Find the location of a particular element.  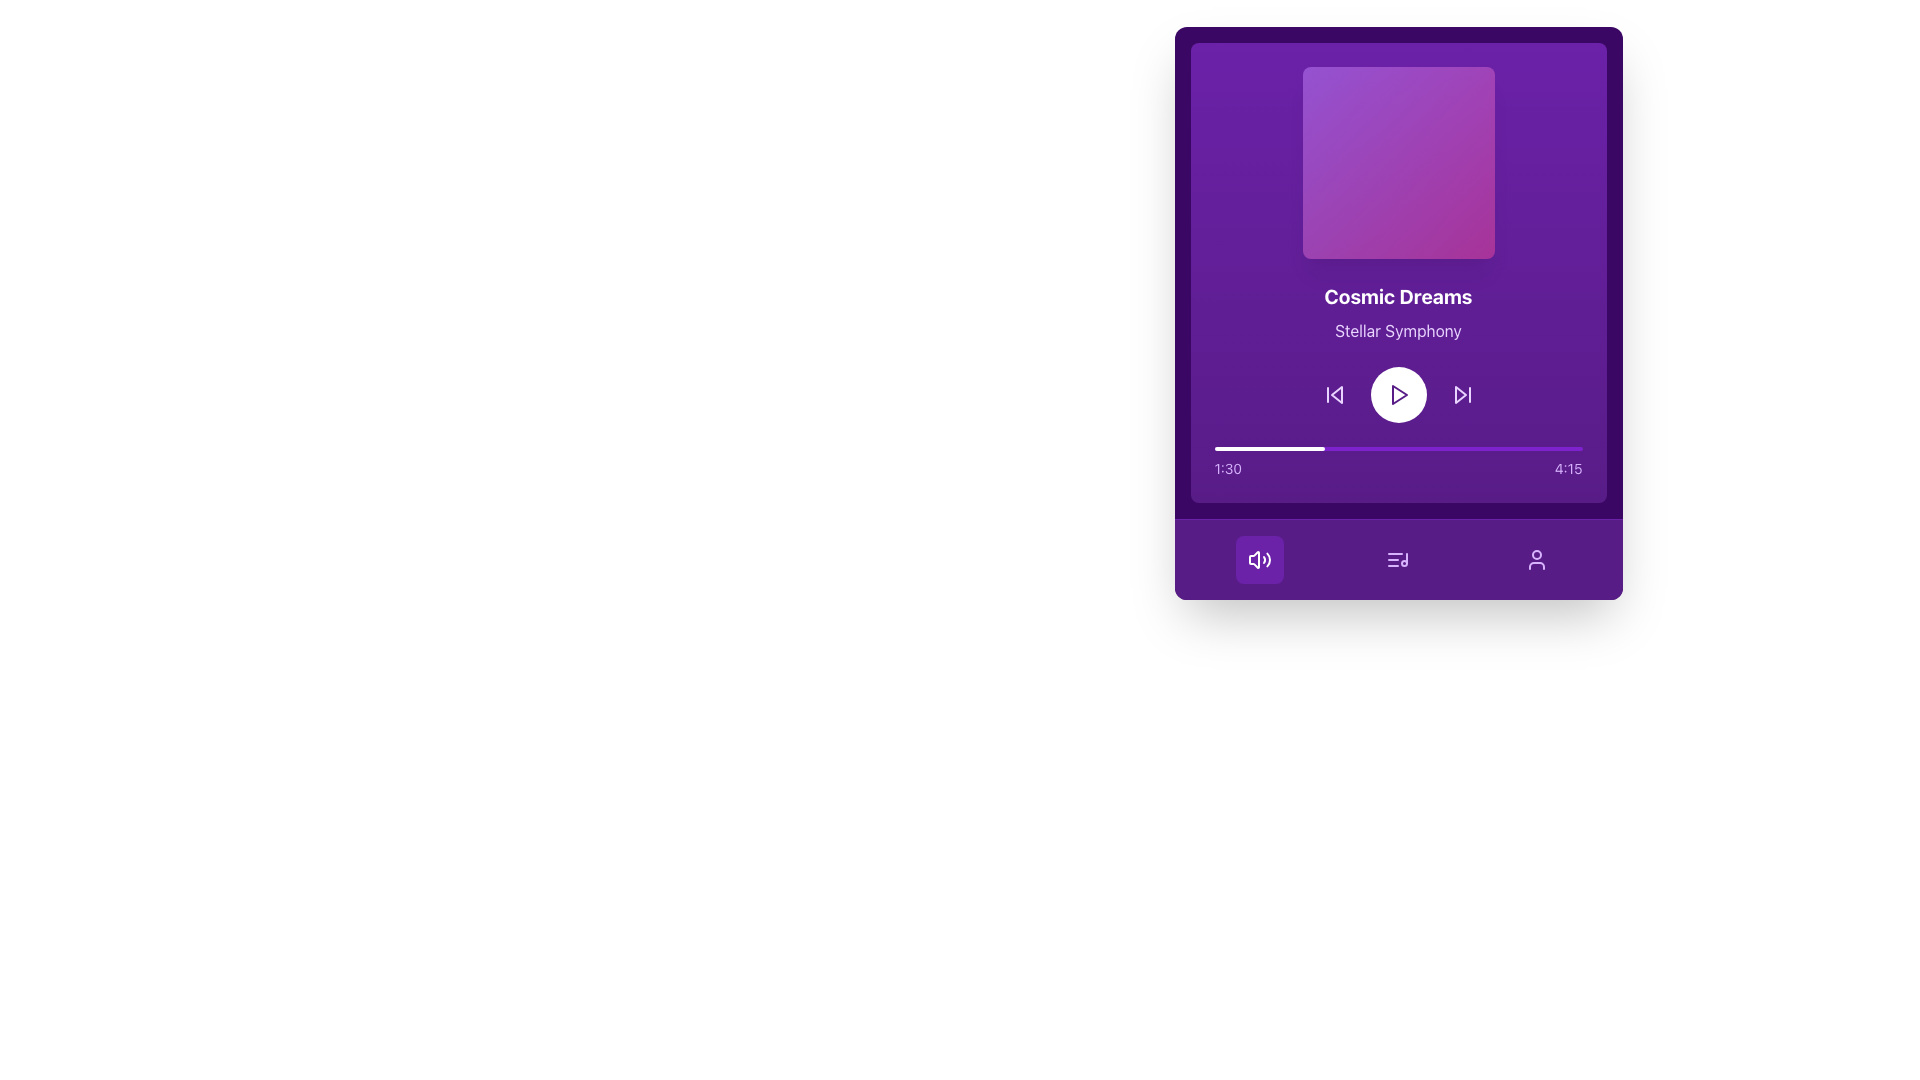

playback time is located at coordinates (1491, 447).